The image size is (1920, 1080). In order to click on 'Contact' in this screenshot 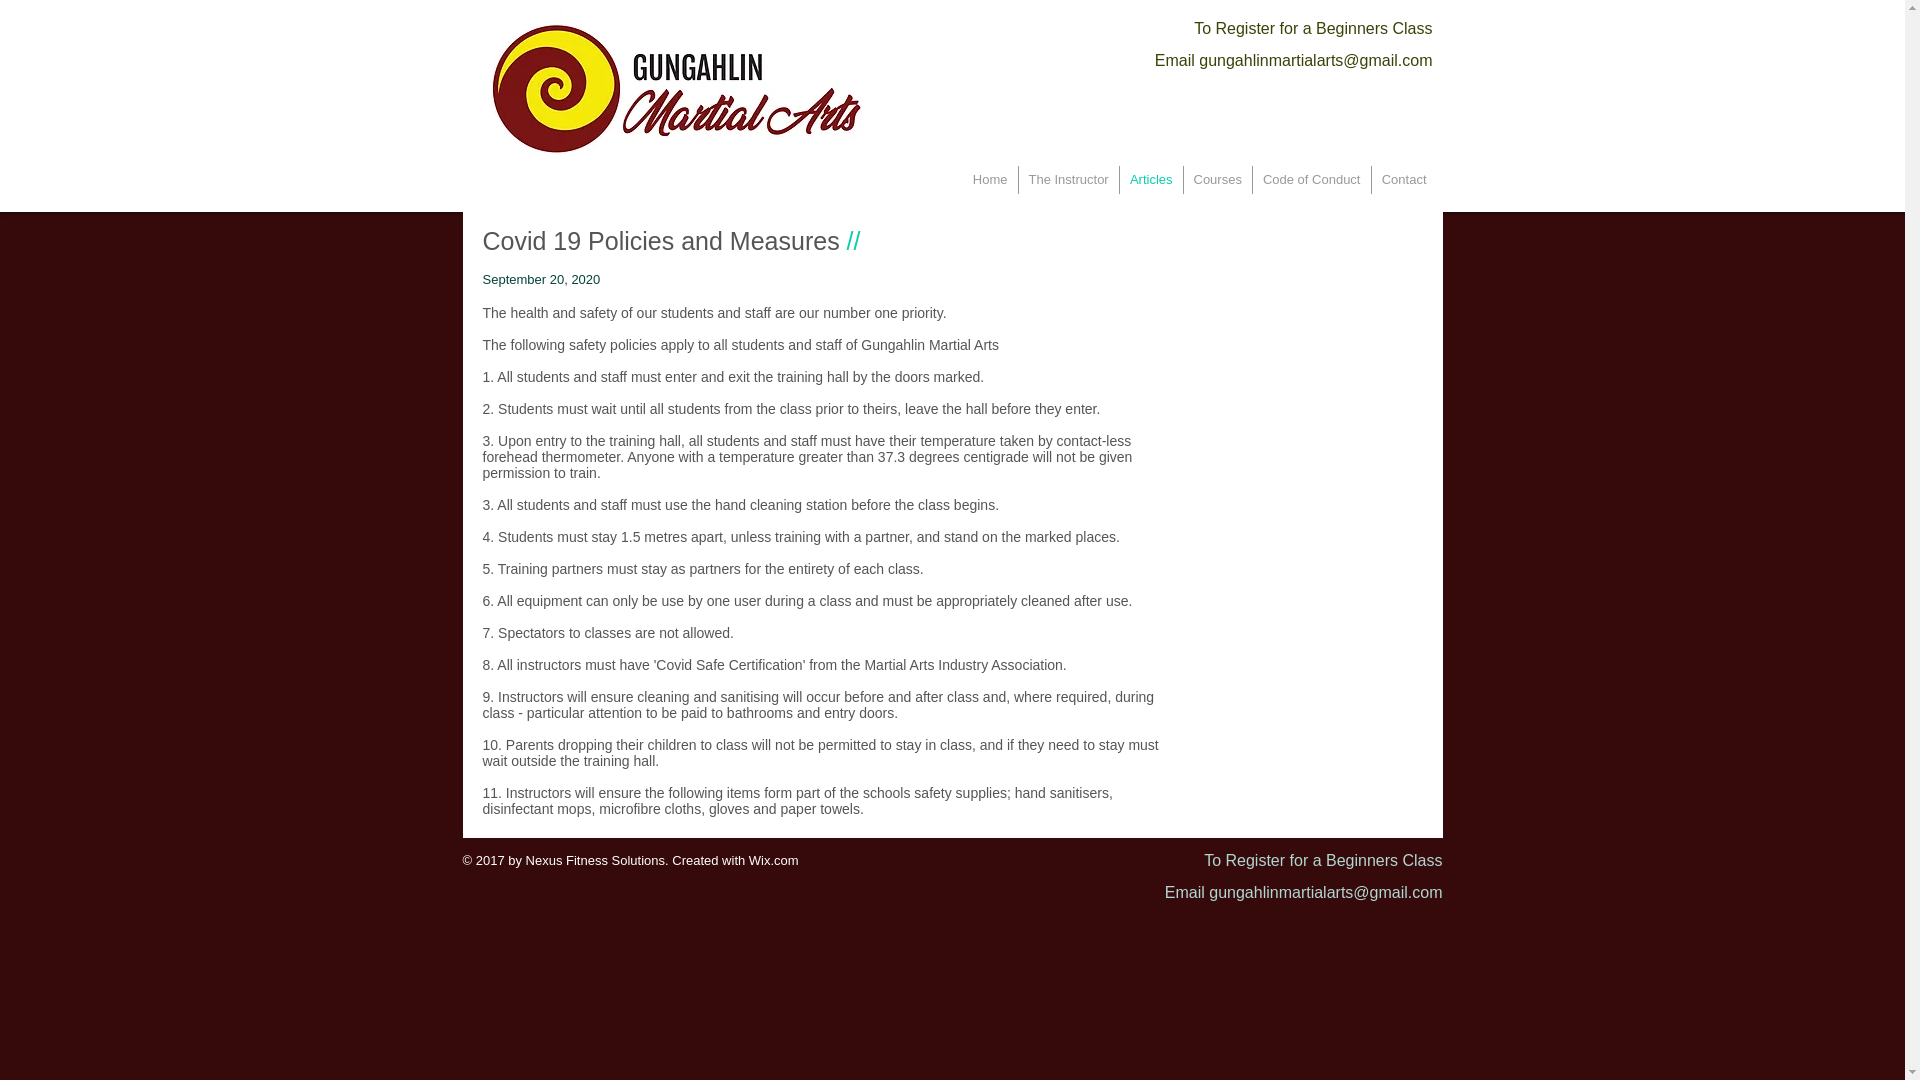, I will do `click(1403, 180)`.